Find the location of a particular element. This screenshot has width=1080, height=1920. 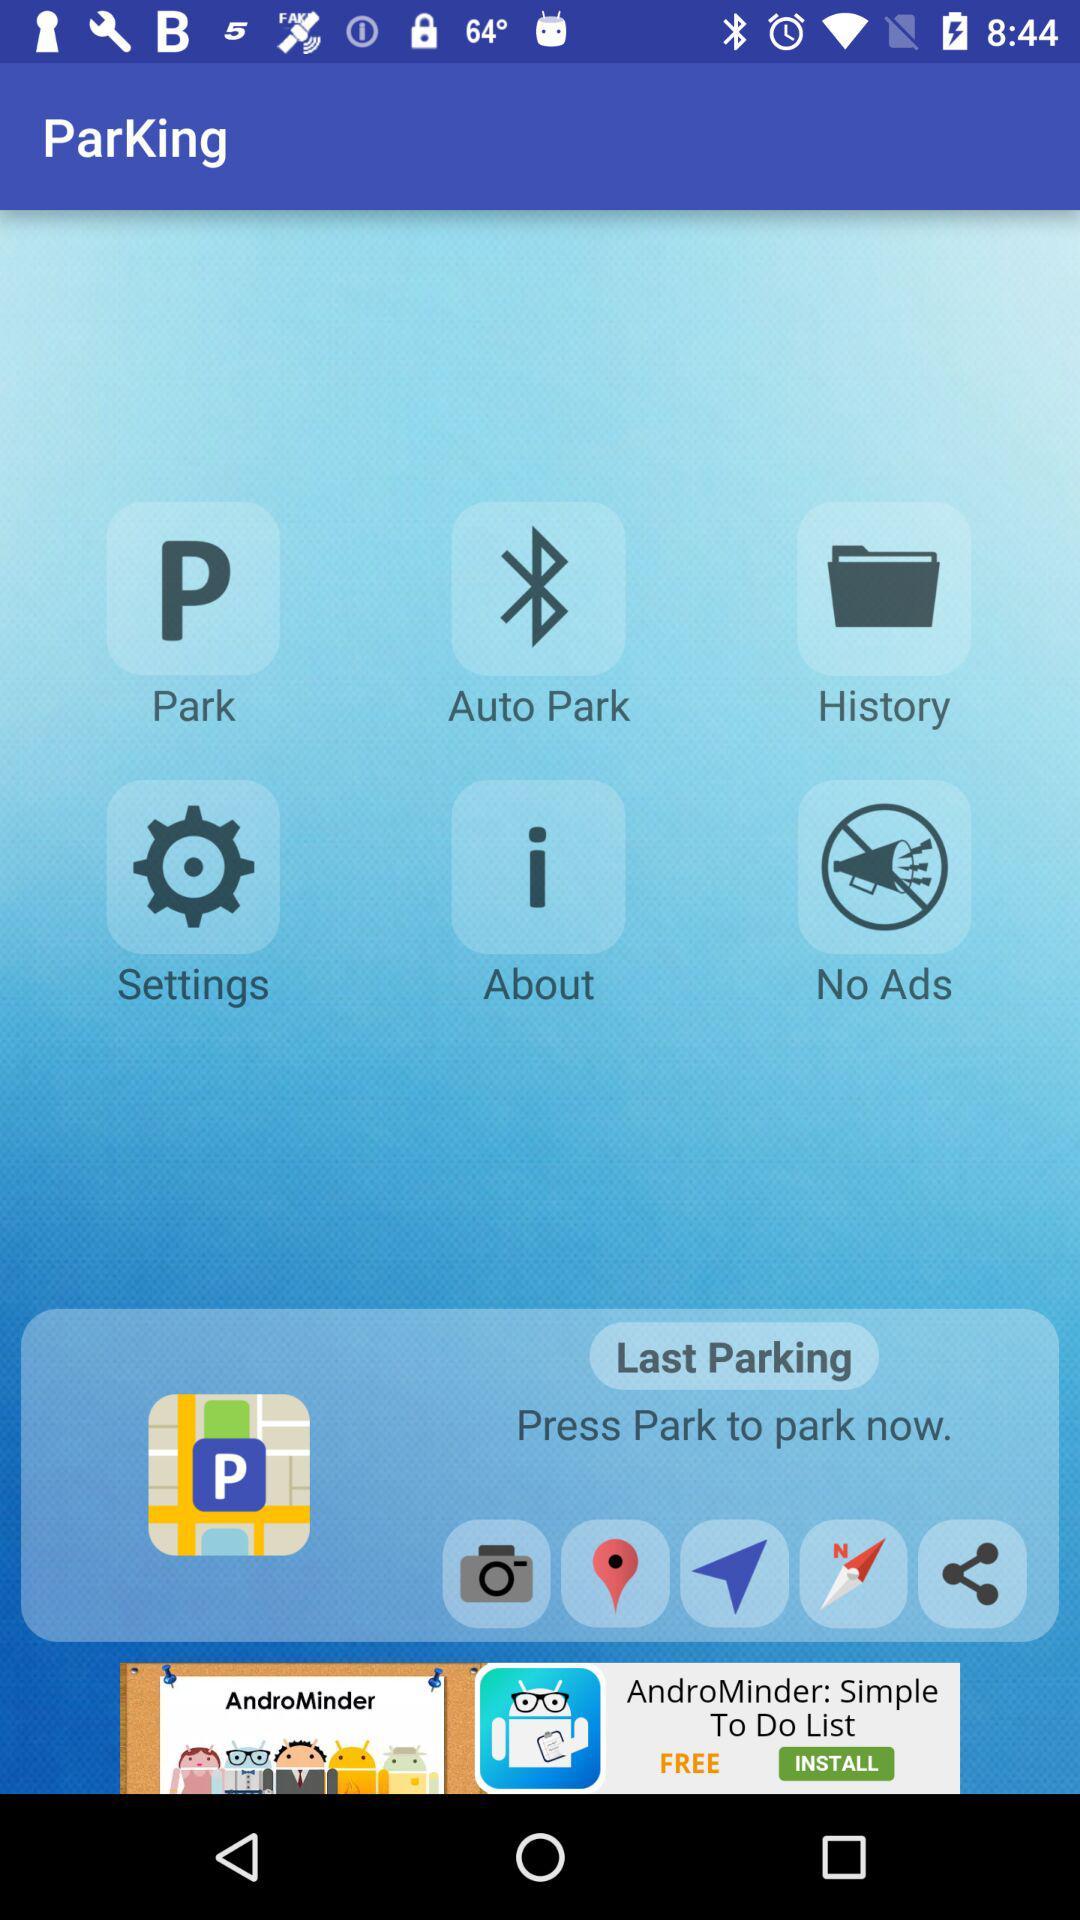

share to others is located at coordinates (971, 1572).